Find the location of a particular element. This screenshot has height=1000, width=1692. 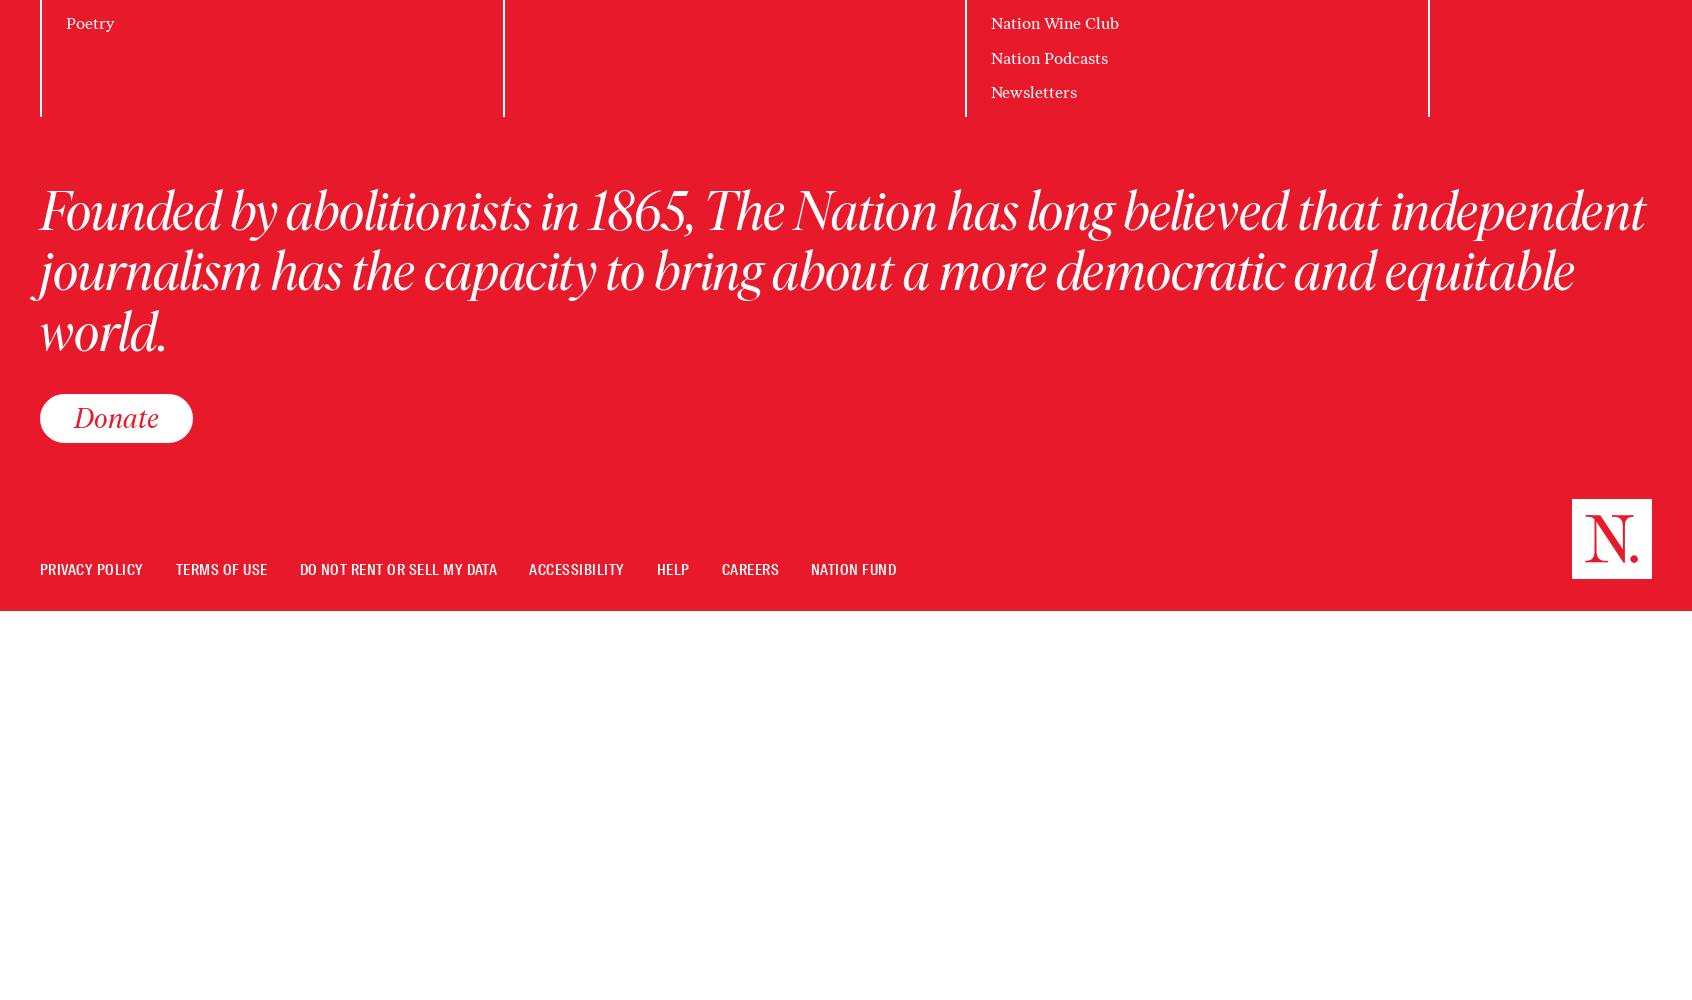

'Newsletters' is located at coordinates (1032, 91).